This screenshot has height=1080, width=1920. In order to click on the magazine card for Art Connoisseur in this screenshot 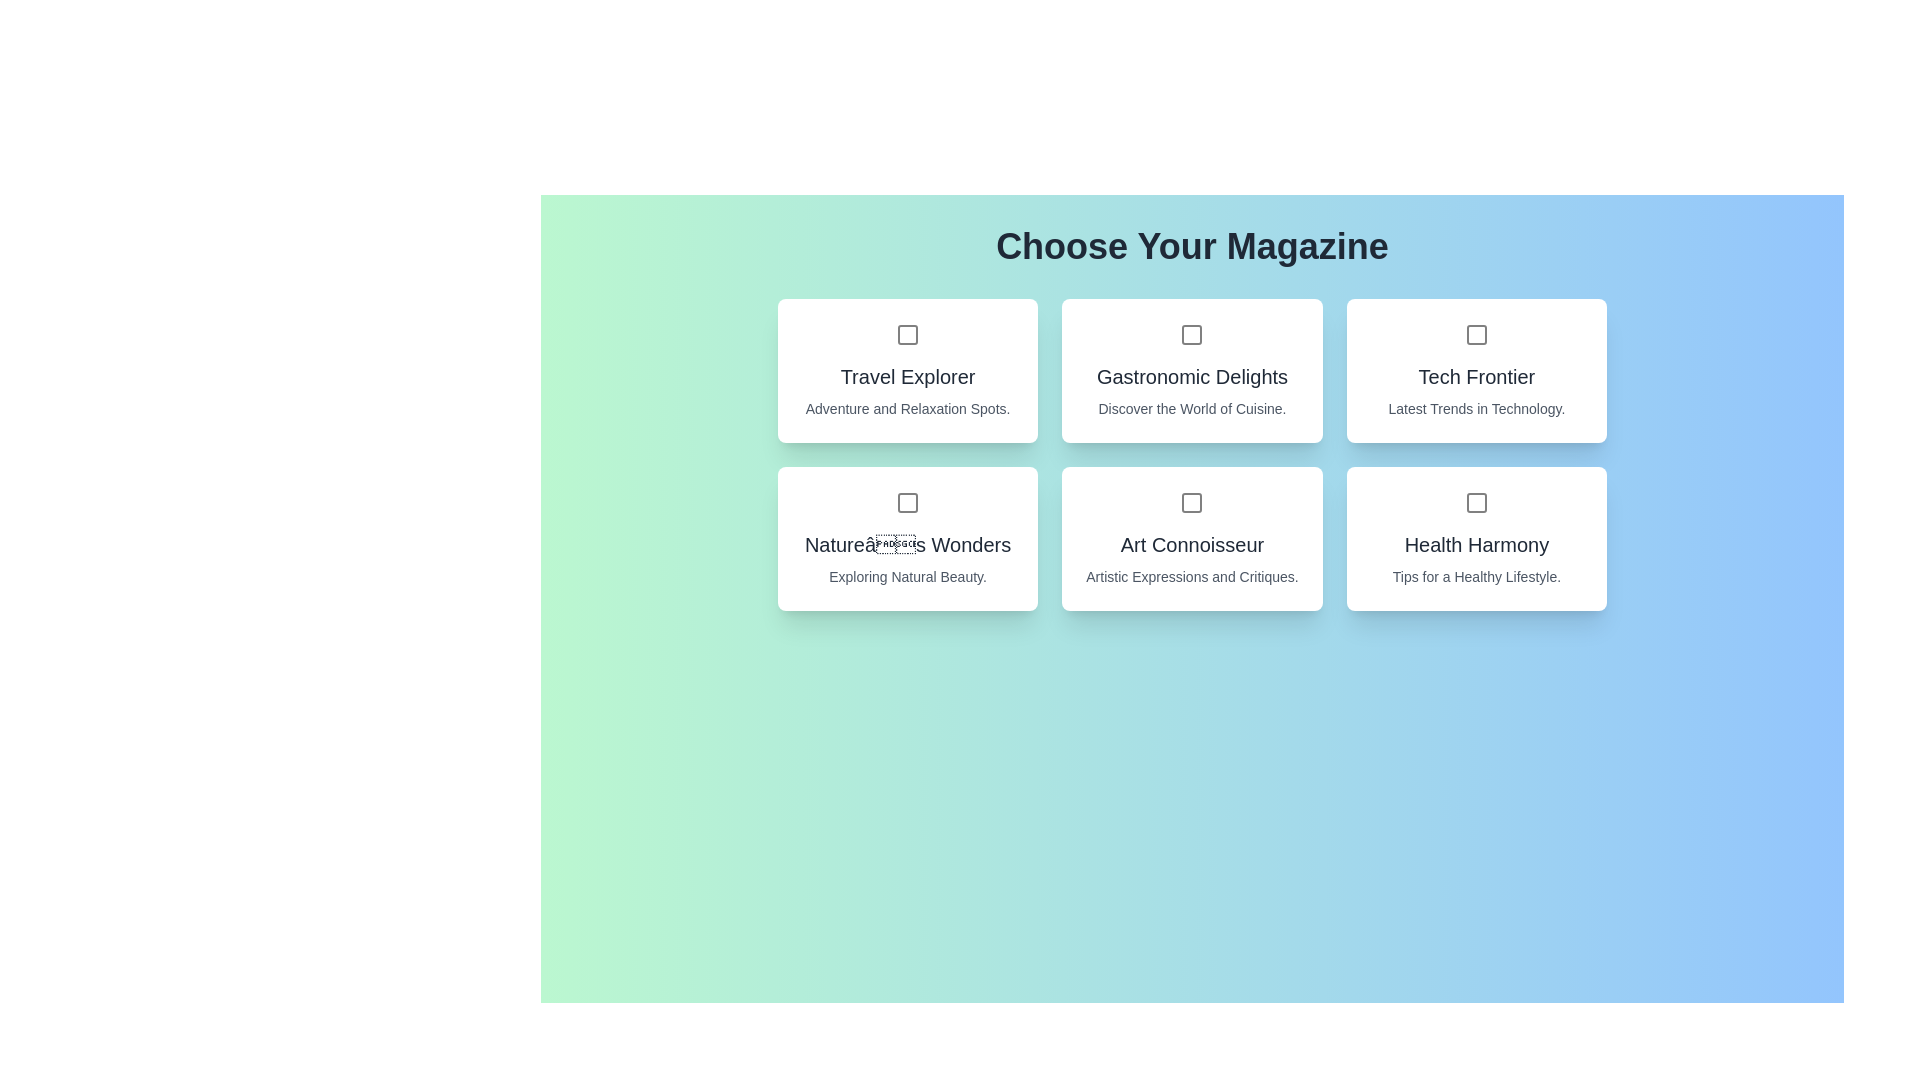, I will do `click(1191, 538)`.